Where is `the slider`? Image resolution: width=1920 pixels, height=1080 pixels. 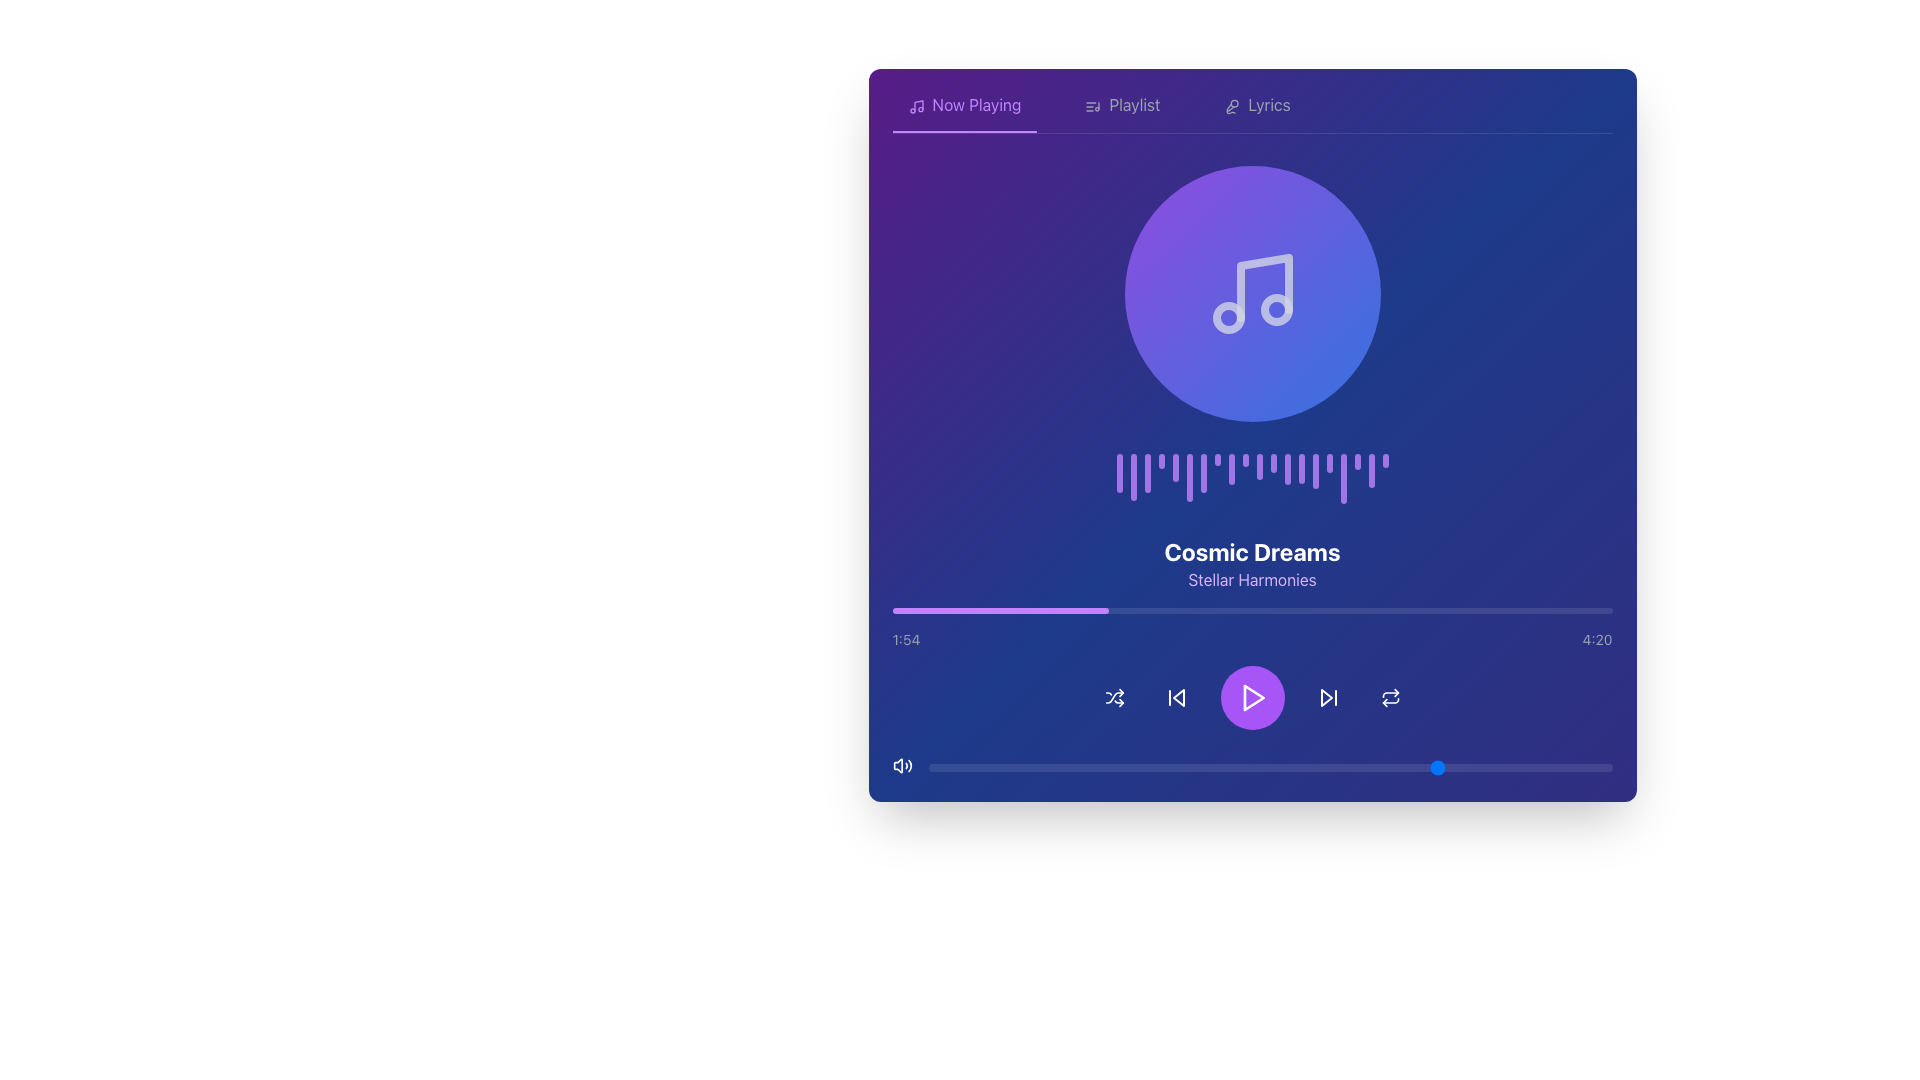 the slider is located at coordinates (1214, 766).